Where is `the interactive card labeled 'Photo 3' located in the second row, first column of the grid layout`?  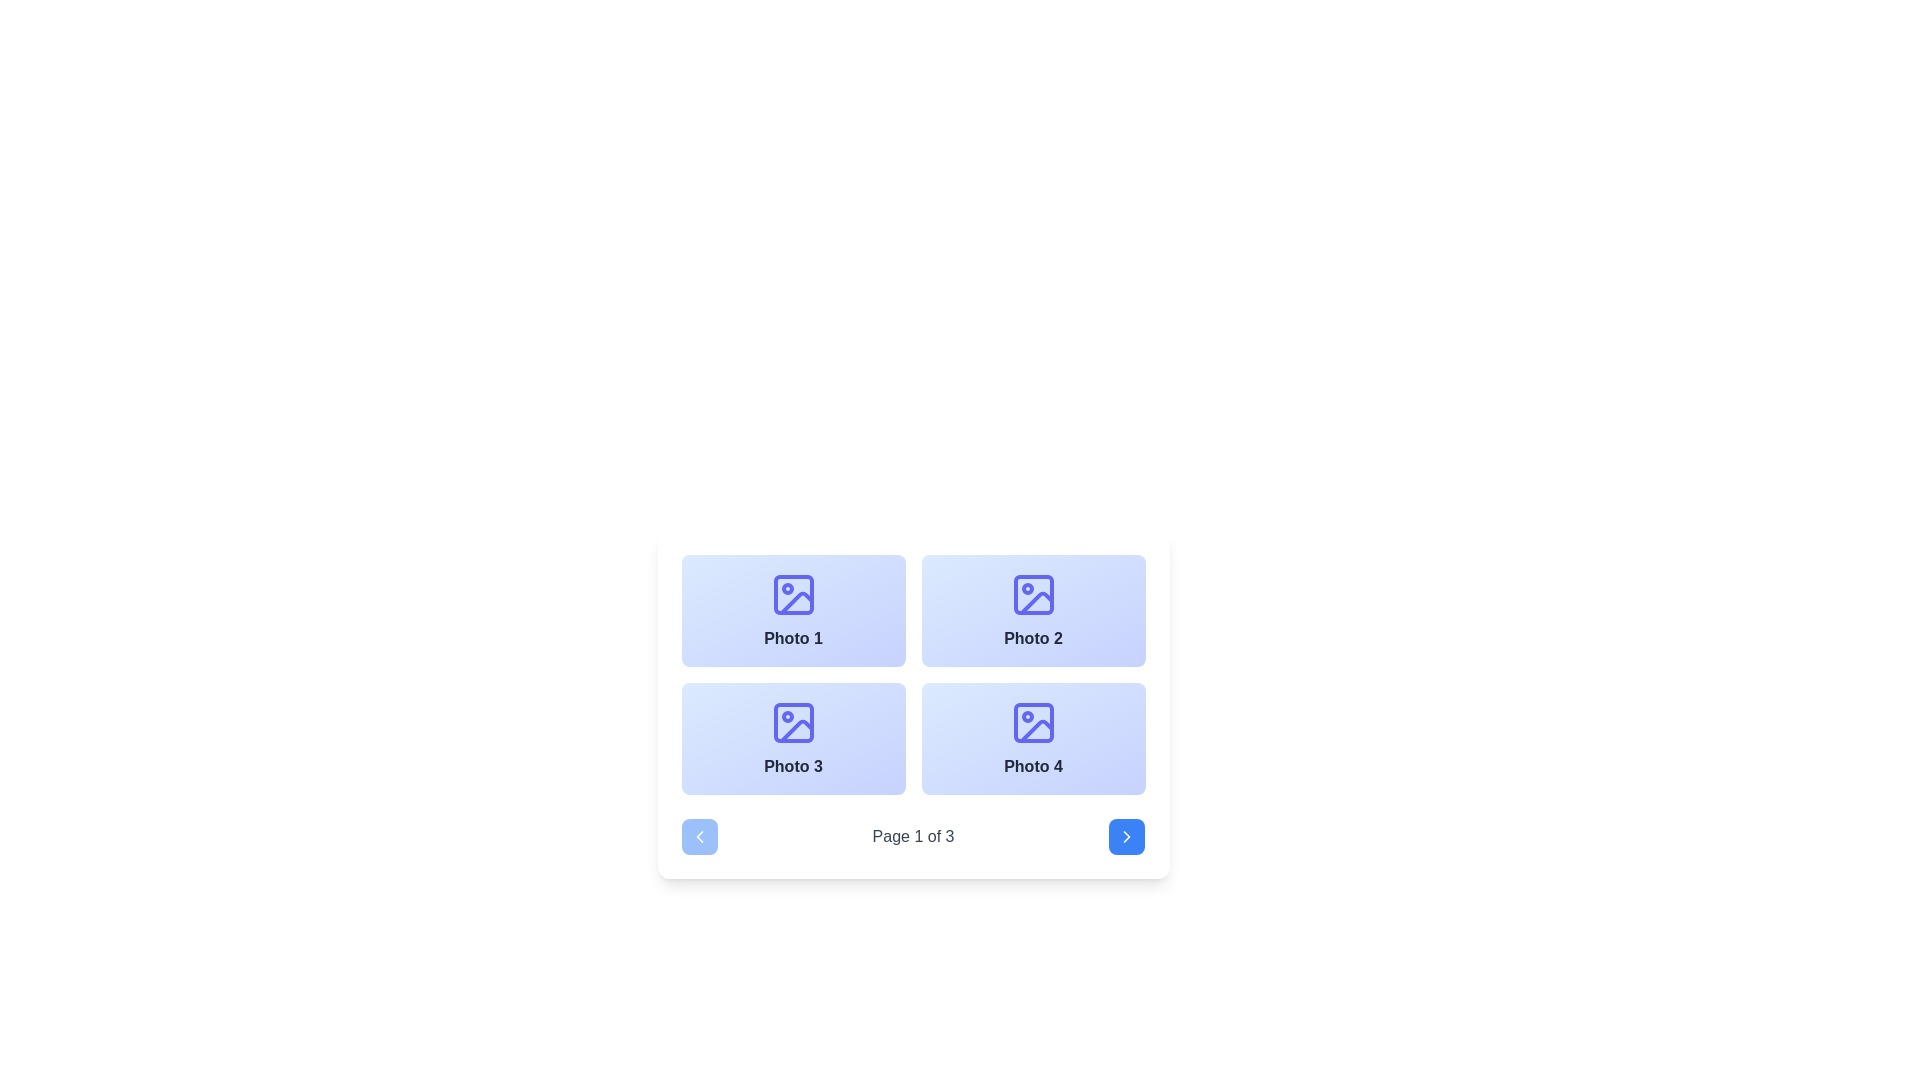
the interactive card labeled 'Photo 3' located in the second row, first column of the grid layout is located at coordinates (792, 739).